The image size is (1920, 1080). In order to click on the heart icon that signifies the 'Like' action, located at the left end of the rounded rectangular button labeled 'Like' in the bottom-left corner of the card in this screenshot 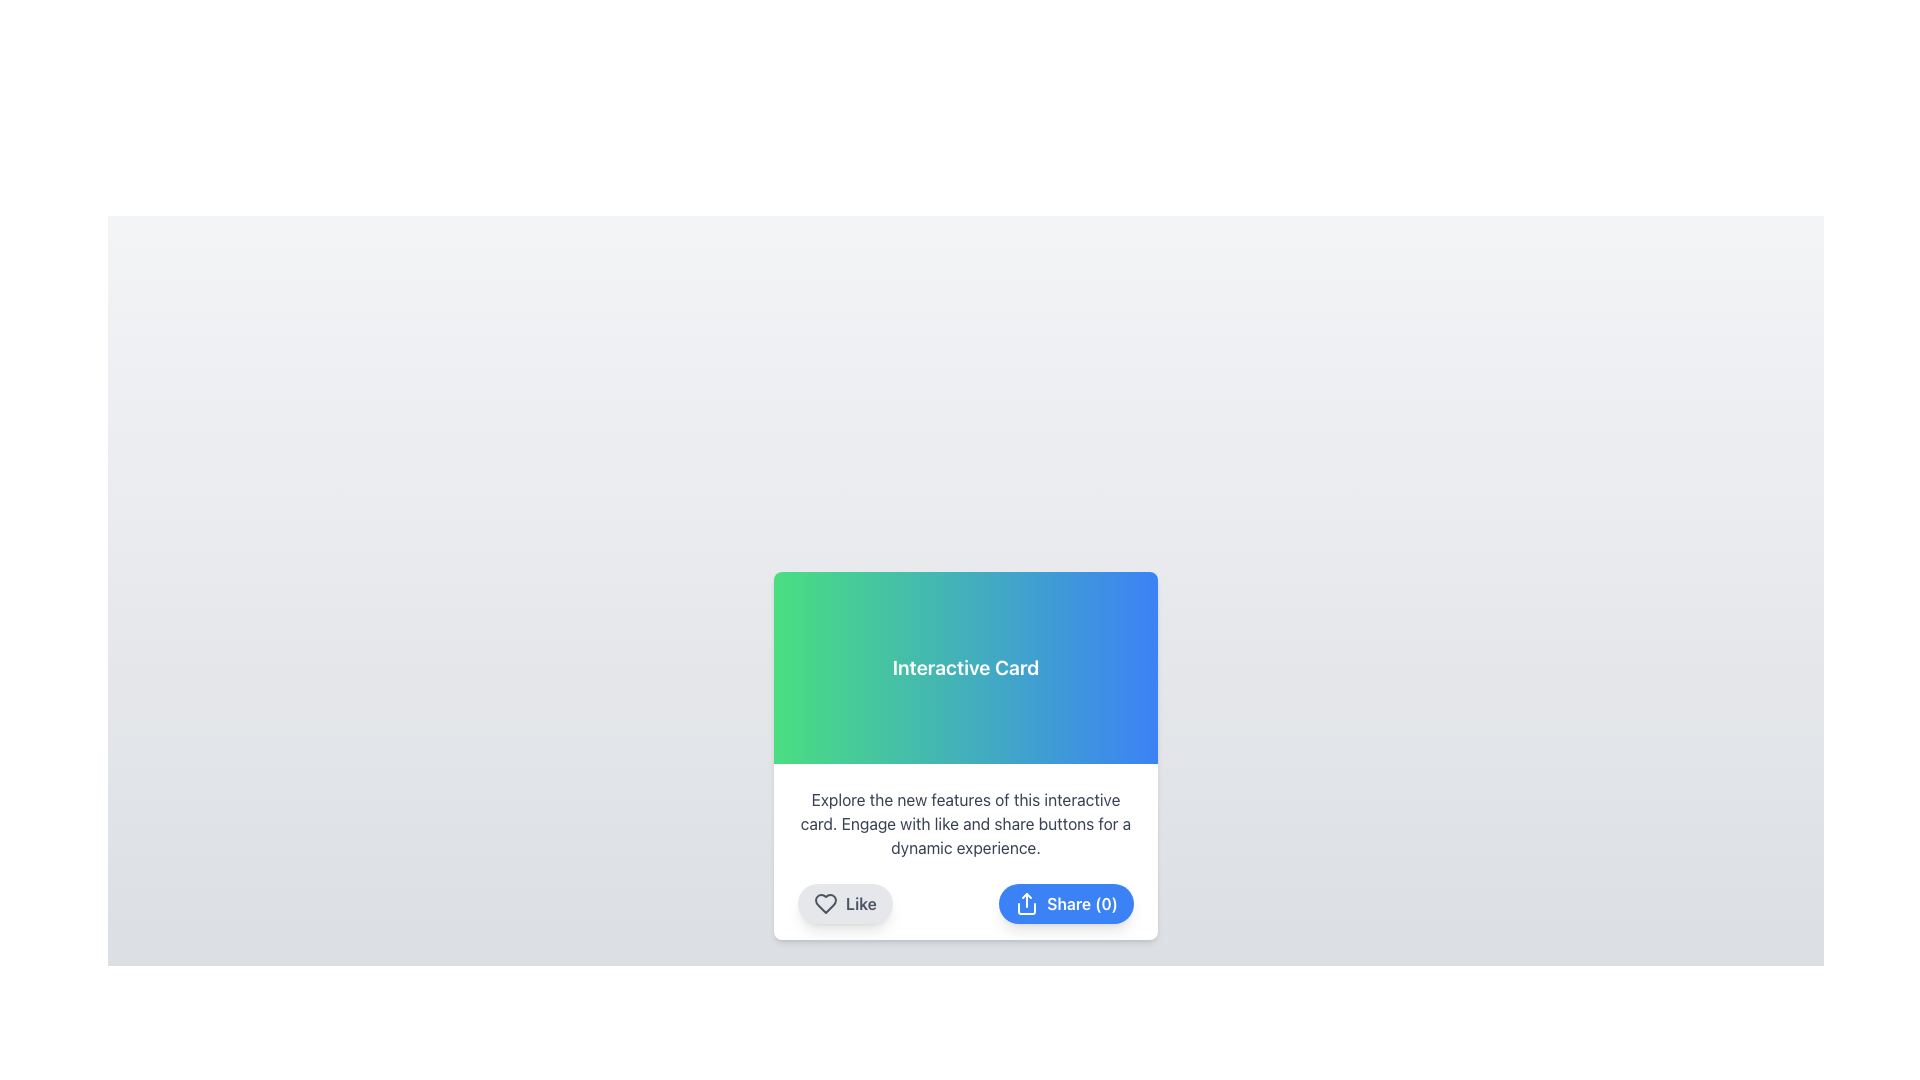, I will do `click(825, 903)`.